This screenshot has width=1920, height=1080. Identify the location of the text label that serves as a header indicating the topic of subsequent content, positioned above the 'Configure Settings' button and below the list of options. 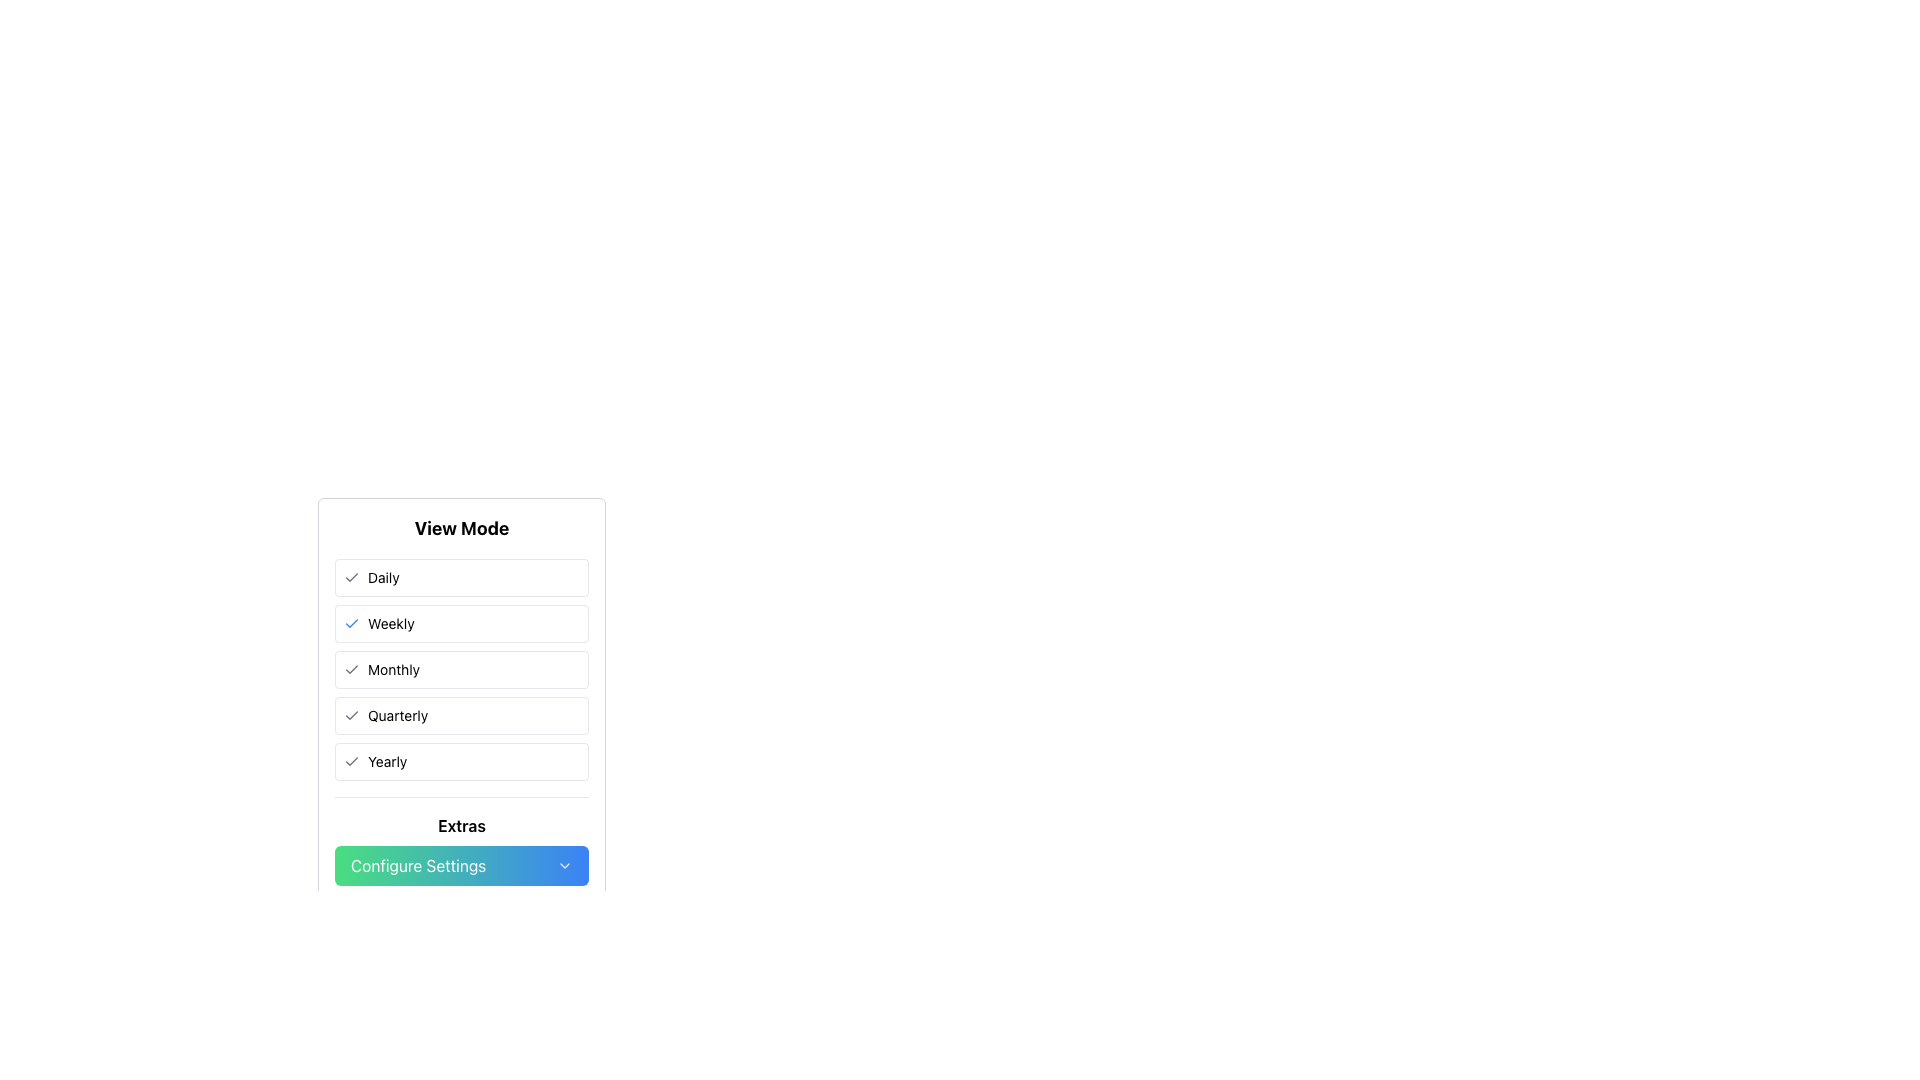
(460, 825).